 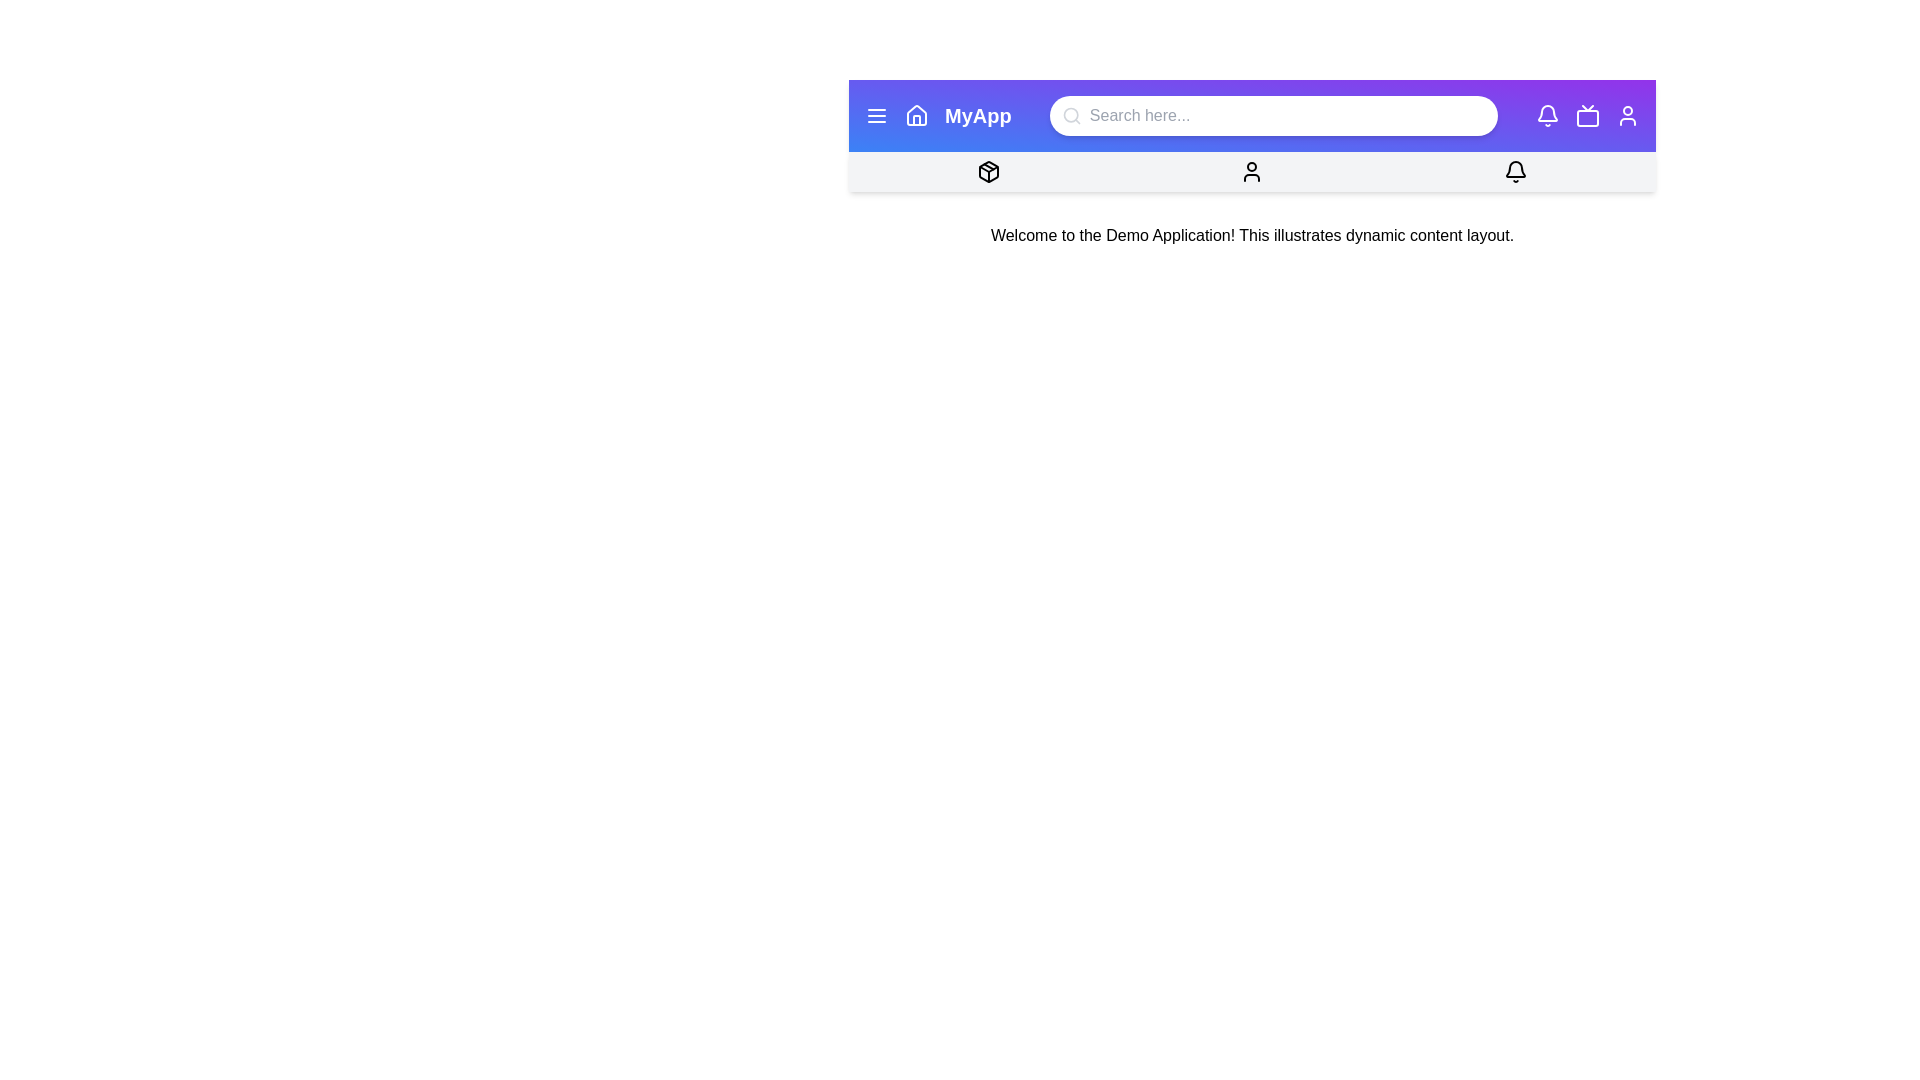 I want to click on the text element to view the content description, so click(x=1251, y=234).